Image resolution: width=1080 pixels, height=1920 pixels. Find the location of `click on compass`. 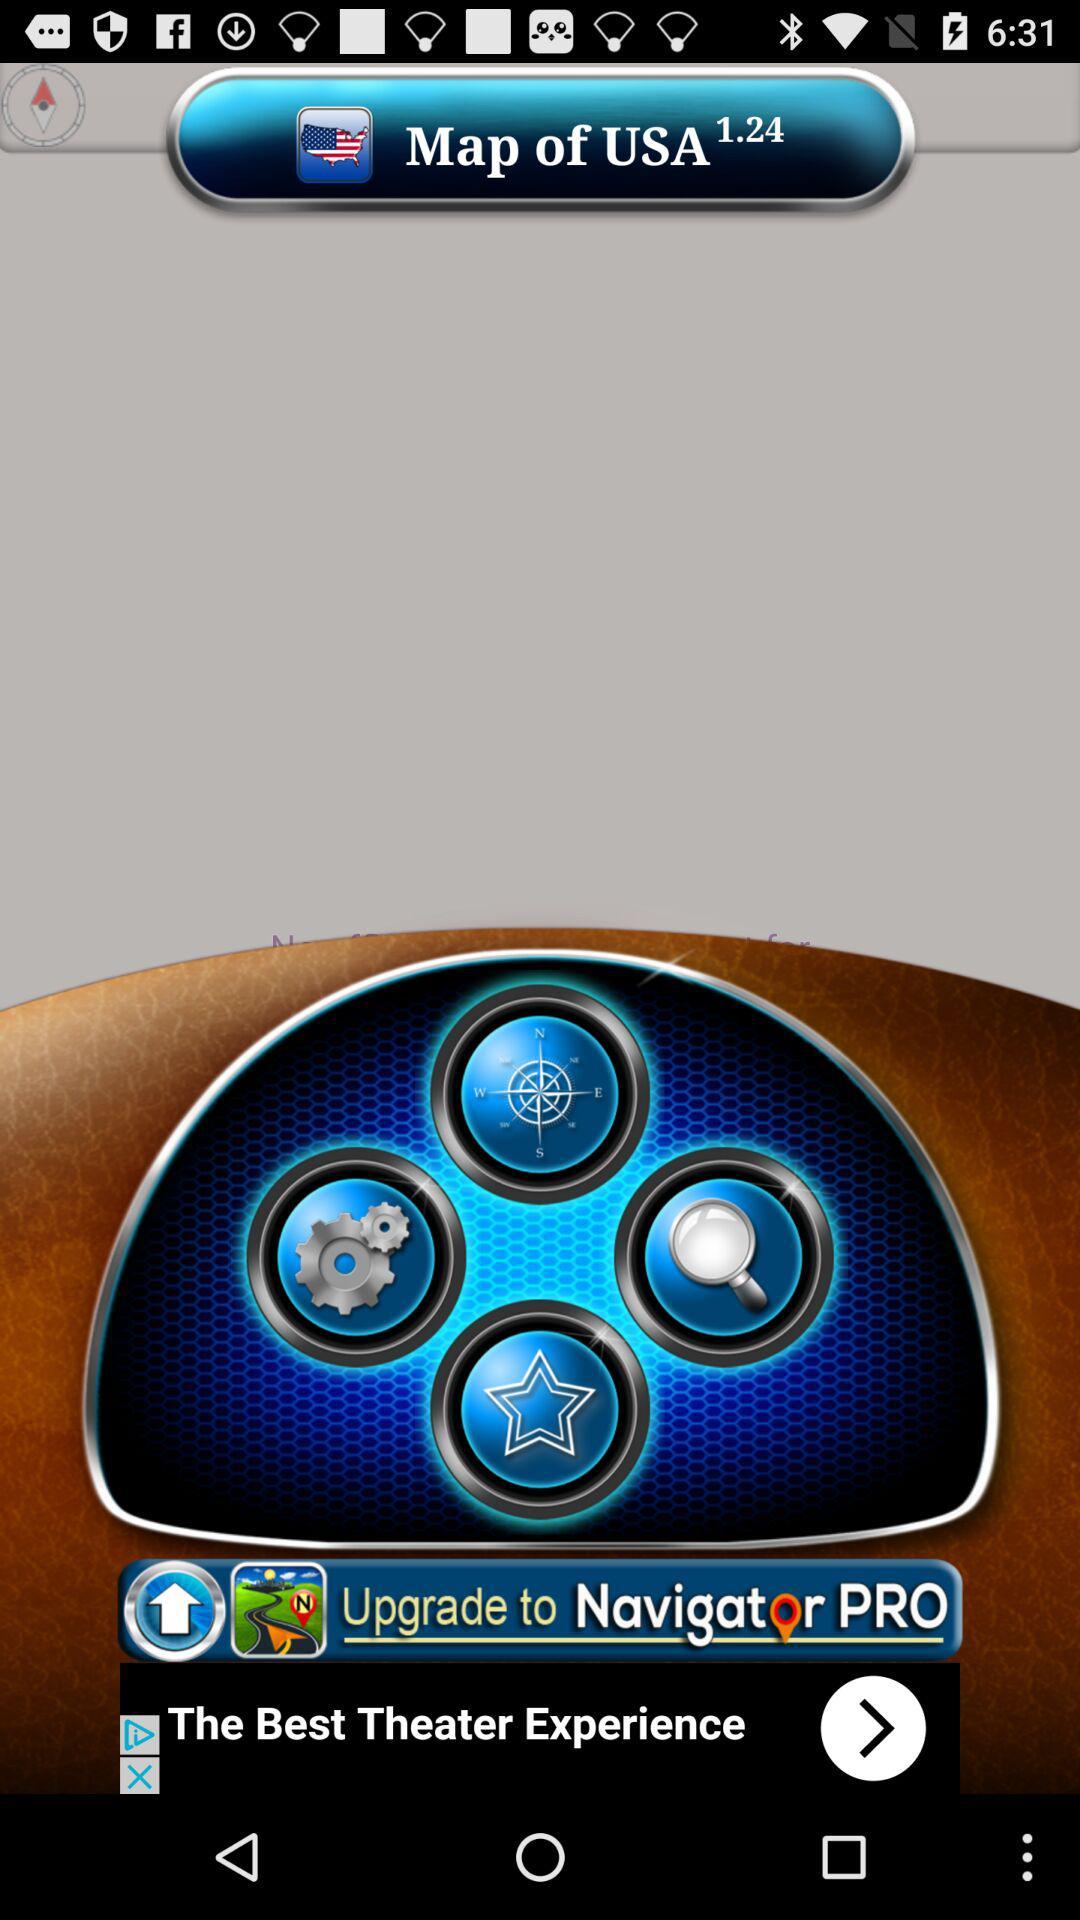

click on compass is located at coordinates (538, 1093).